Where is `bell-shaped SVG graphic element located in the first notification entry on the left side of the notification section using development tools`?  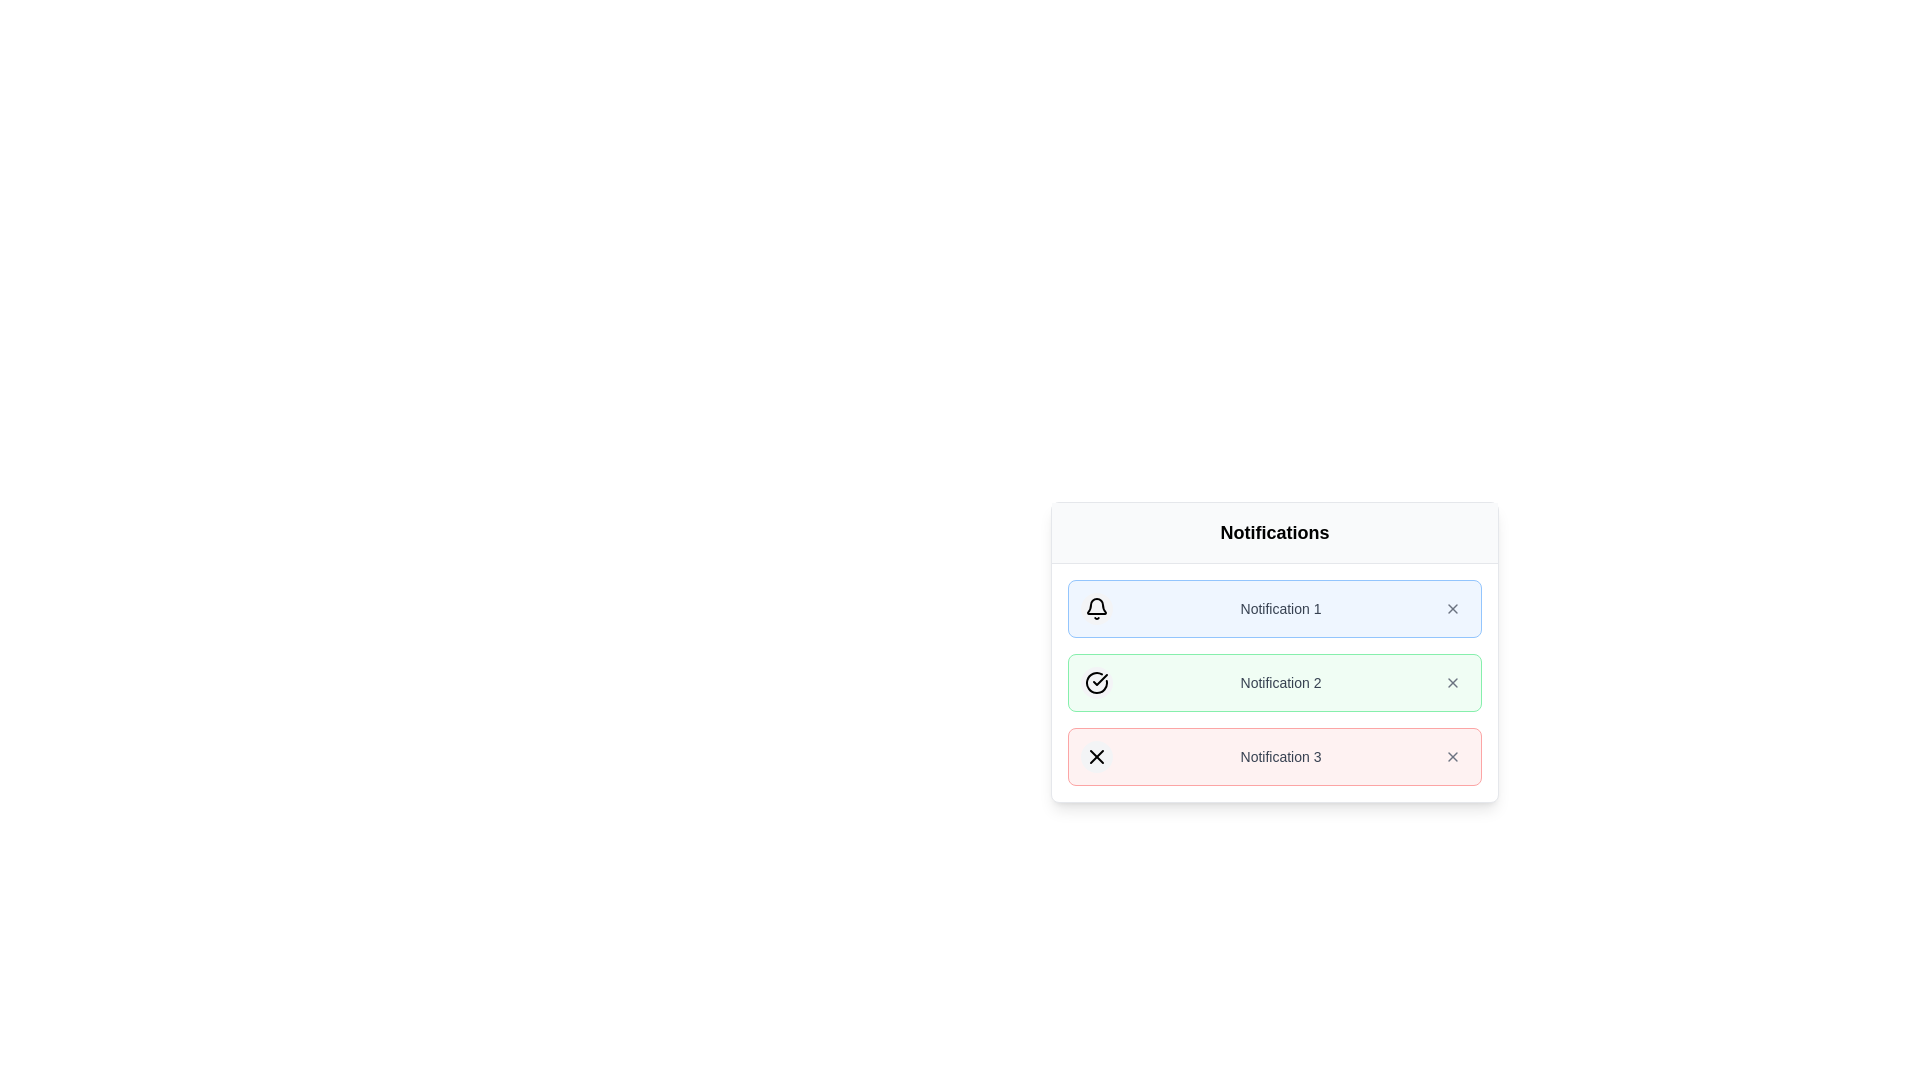
bell-shaped SVG graphic element located in the first notification entry on the left side of the notification section using development tools is located at coordinates (1096, 605).